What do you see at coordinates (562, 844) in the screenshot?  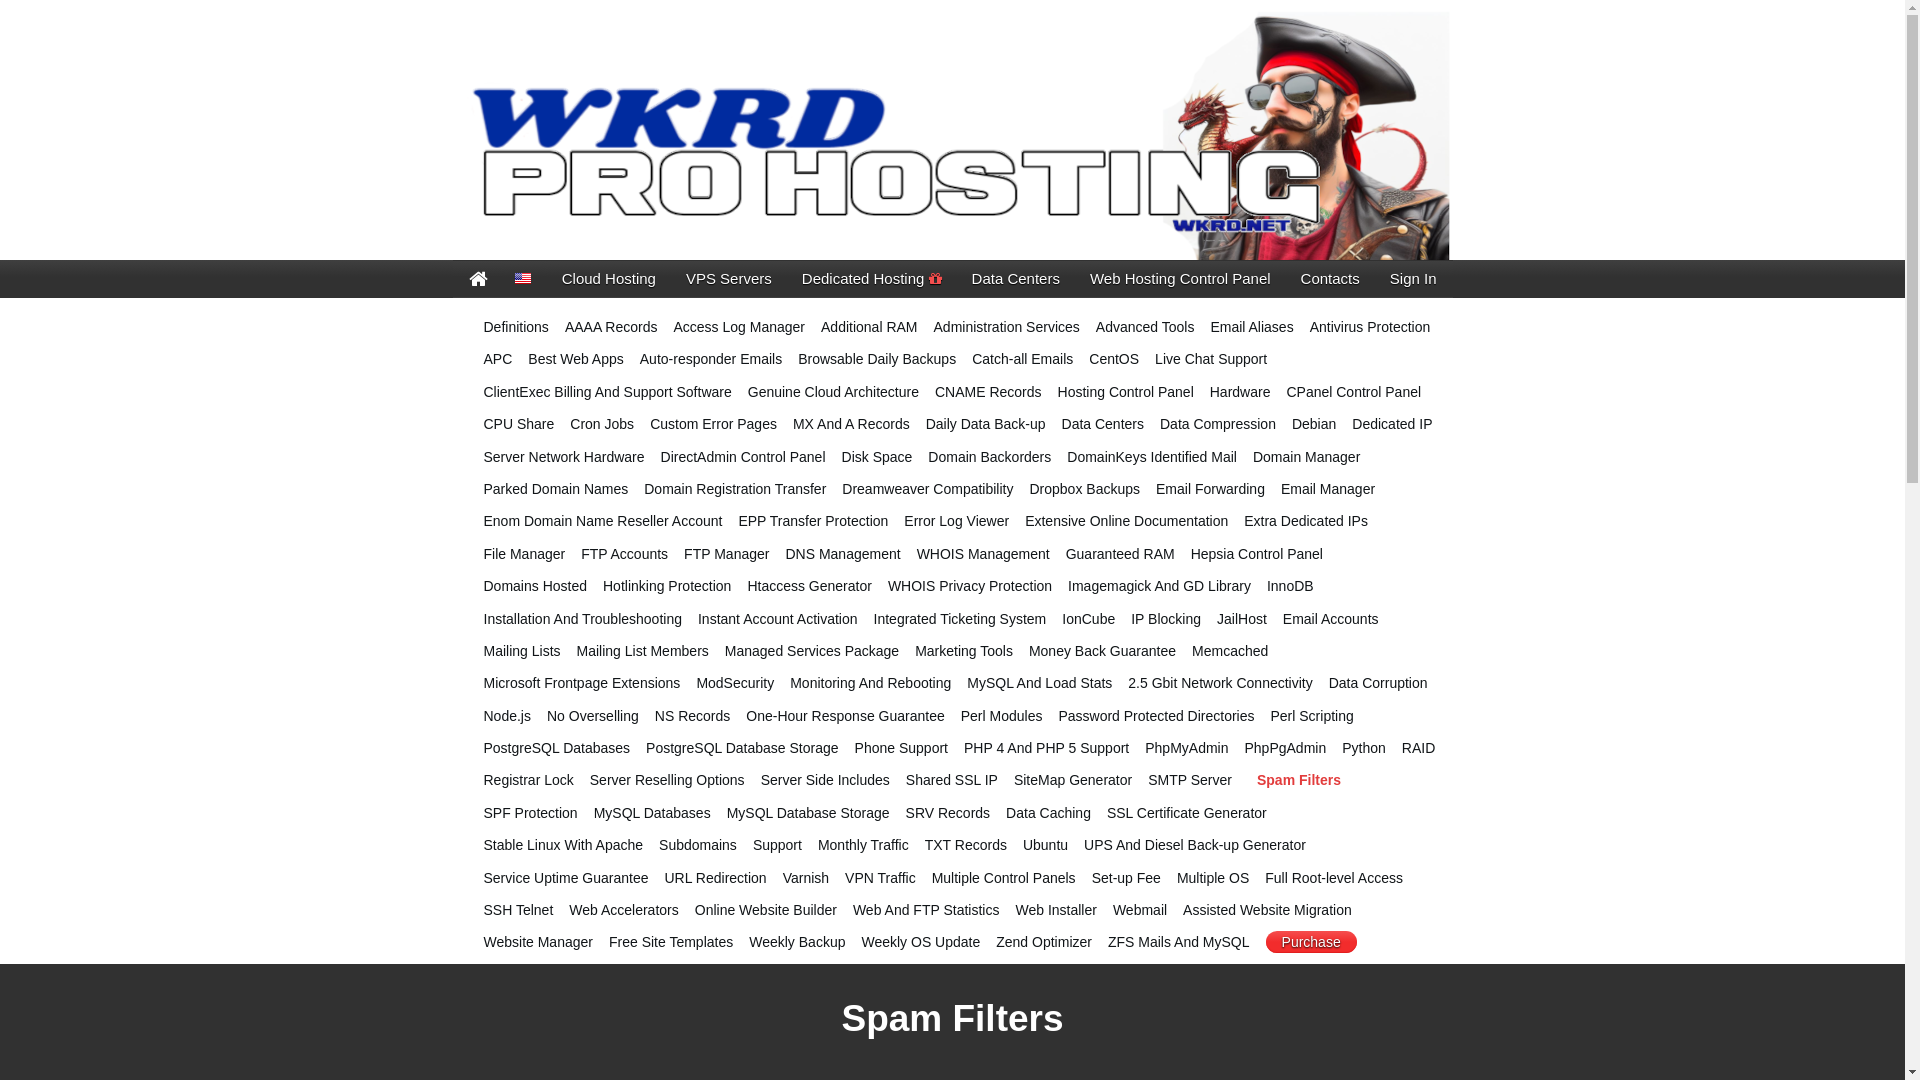 I see `'Stable Linux With Apache'` at bounding box center [562, 844].